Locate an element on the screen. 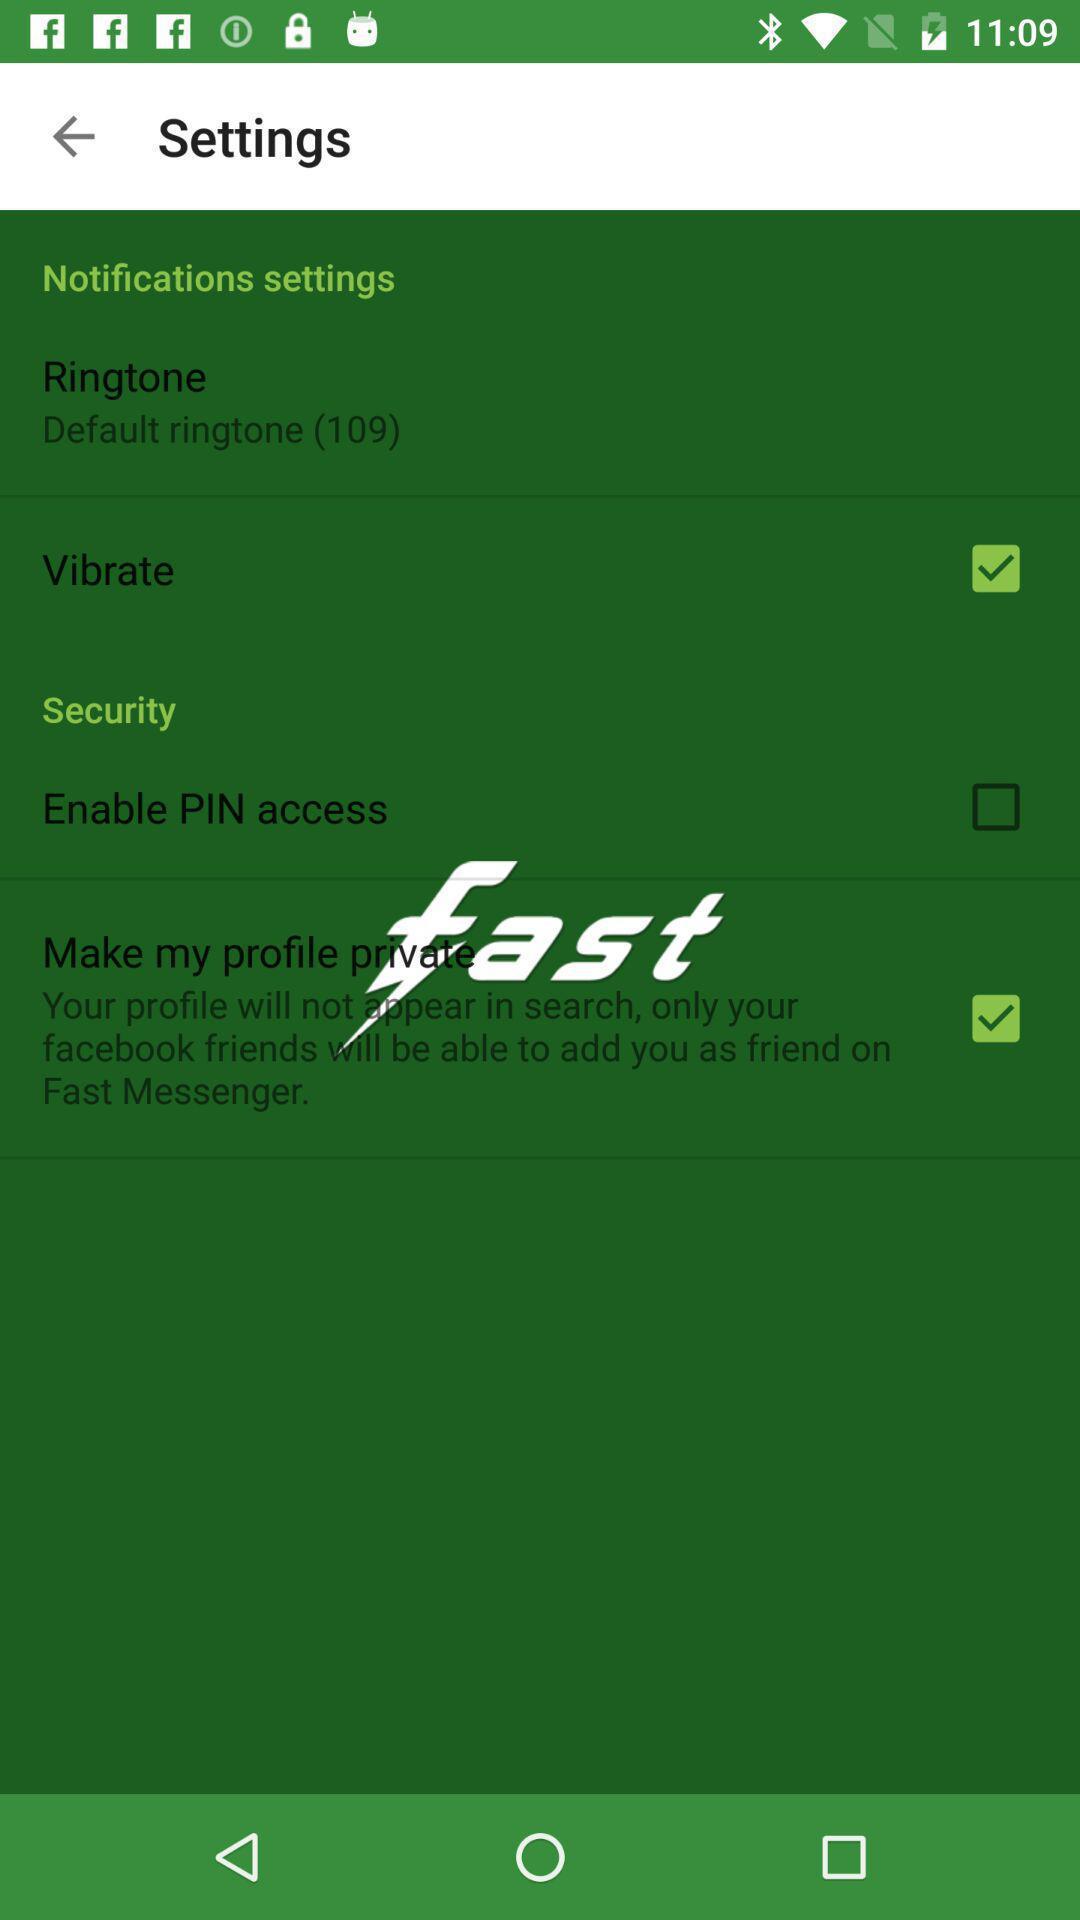  icon to the left of settings app is located at coordinates (72, 135).